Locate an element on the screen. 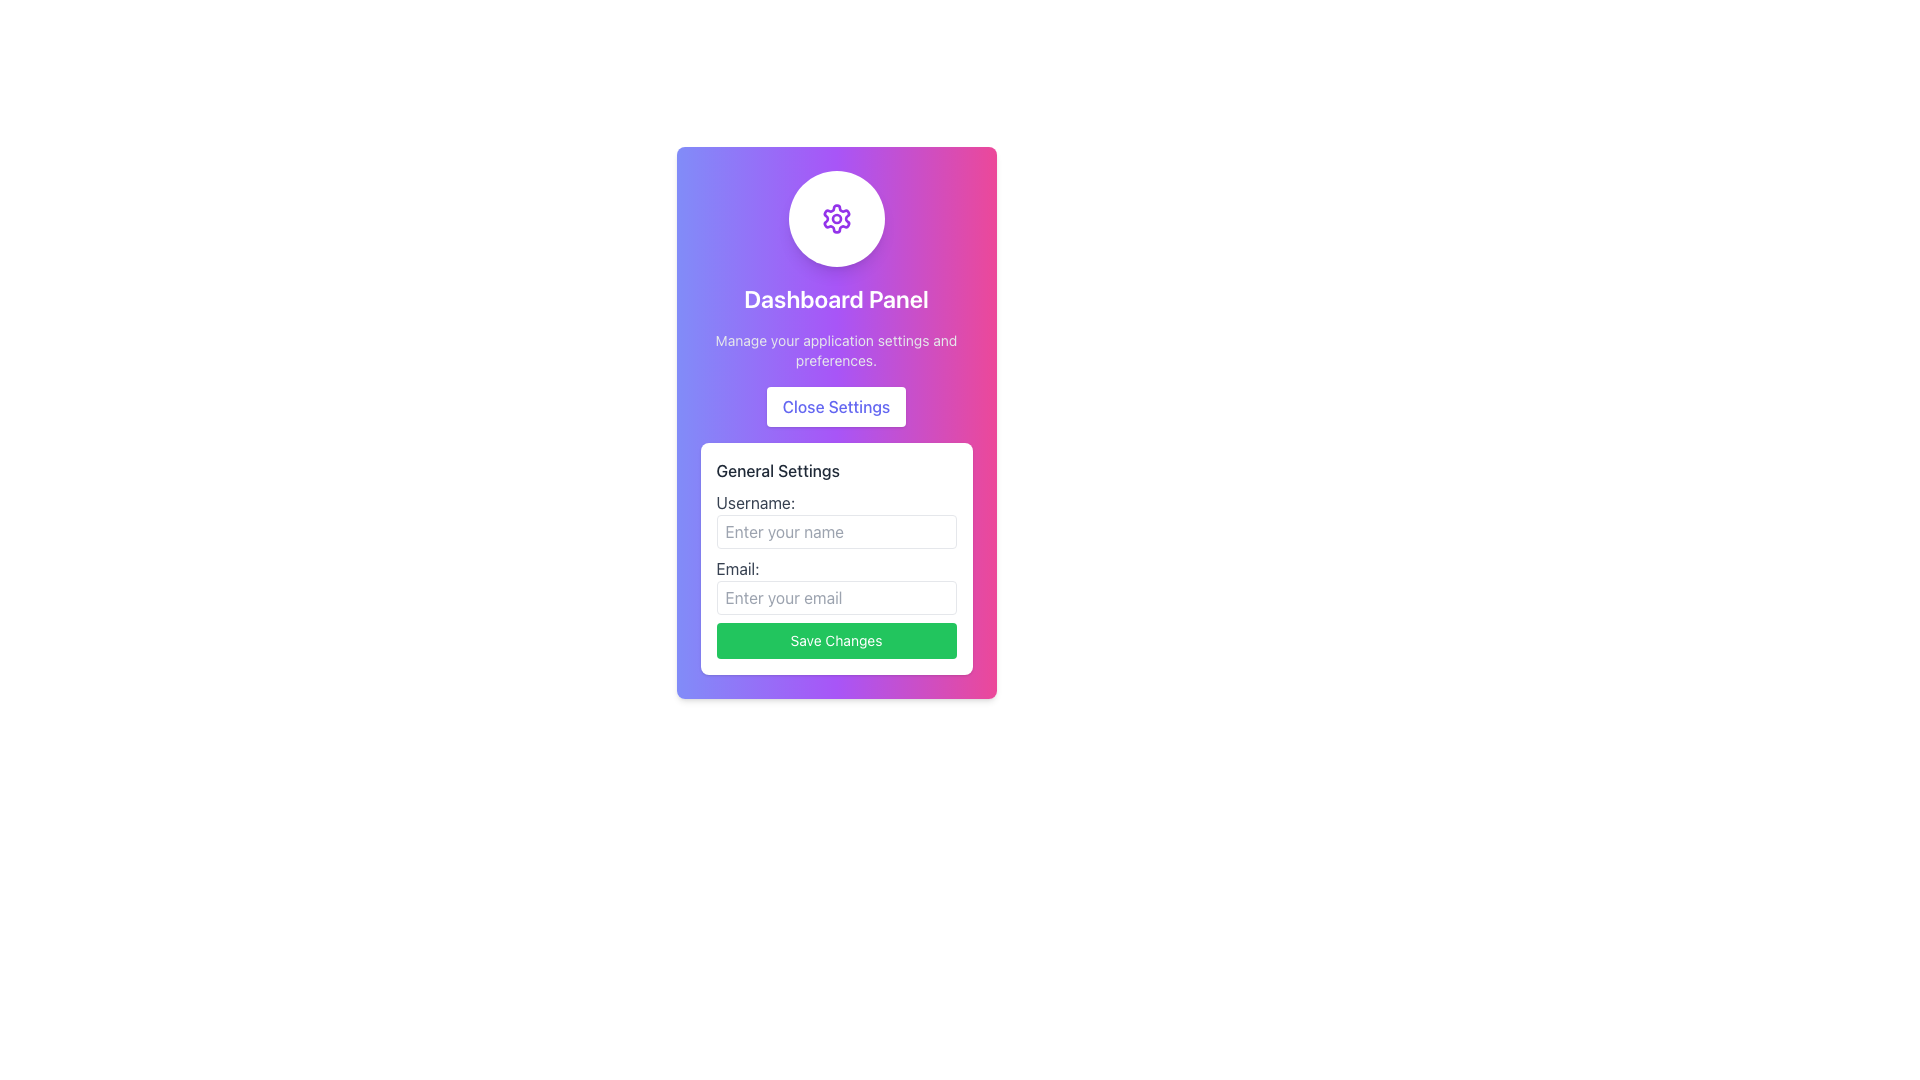  on the text input field for the user's name, located under the 'Username:' label in the 'General Settings' section is located at coordinates (836, 531).